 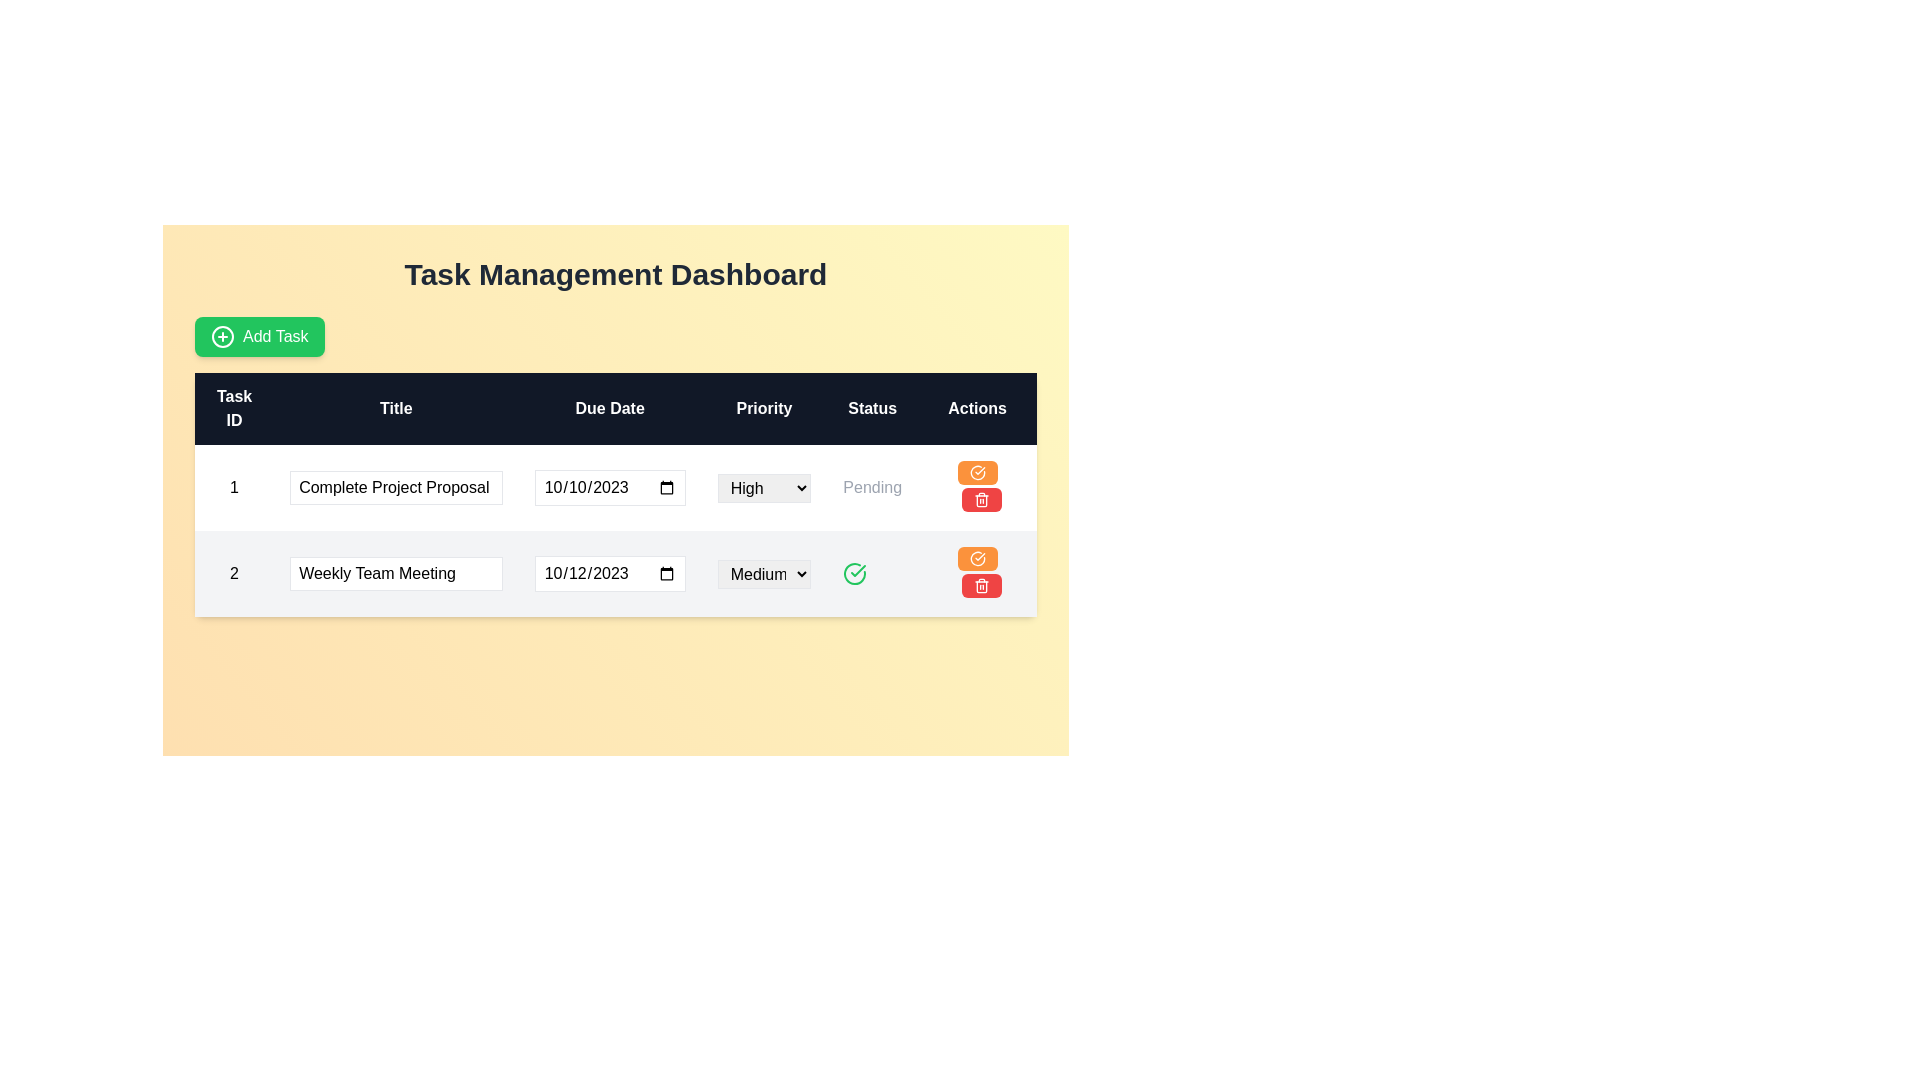 What do you see at coordinates (609, 488) in the screenshot?
I see `the date input field containing '10/10/2023' in the 'Due Date' column of the task list to focus on it` at bounding box center [609, 488].